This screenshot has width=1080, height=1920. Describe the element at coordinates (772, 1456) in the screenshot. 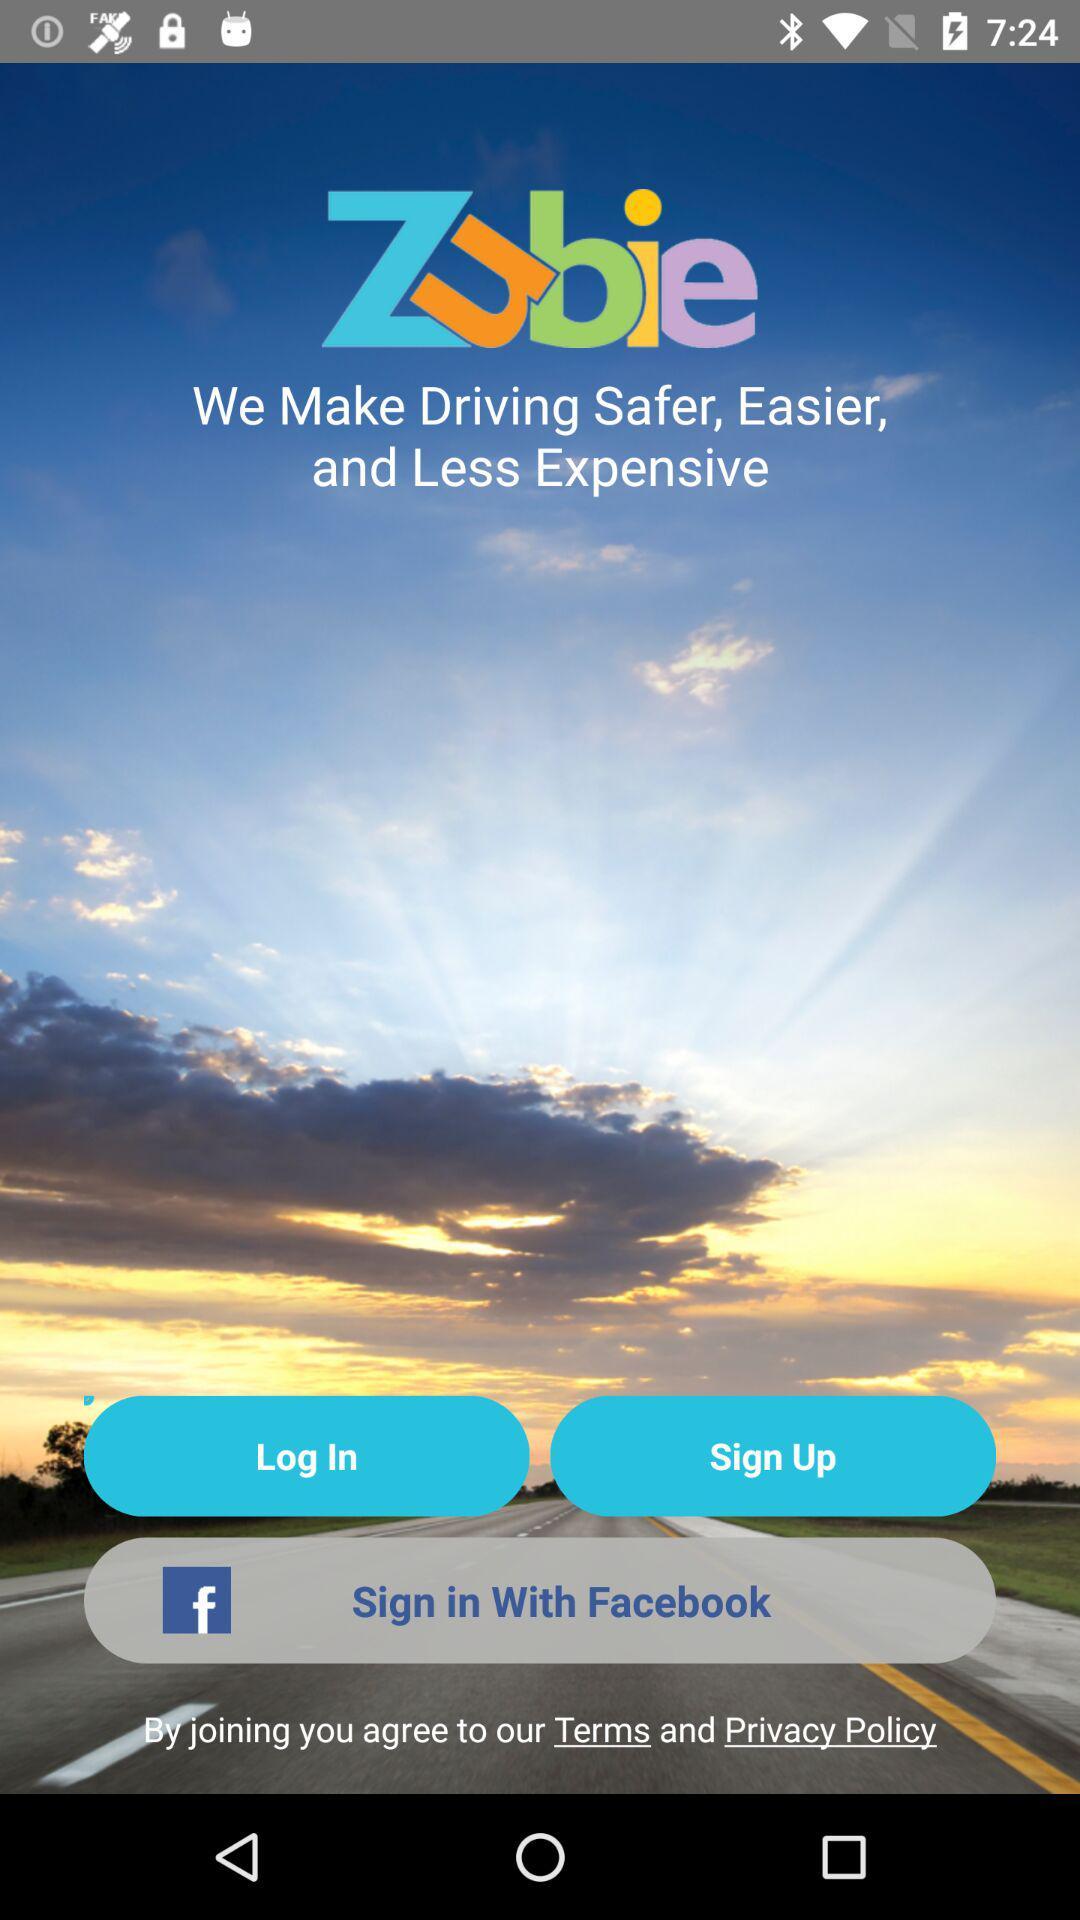

I see `icon below the we make driving icon` at that location.